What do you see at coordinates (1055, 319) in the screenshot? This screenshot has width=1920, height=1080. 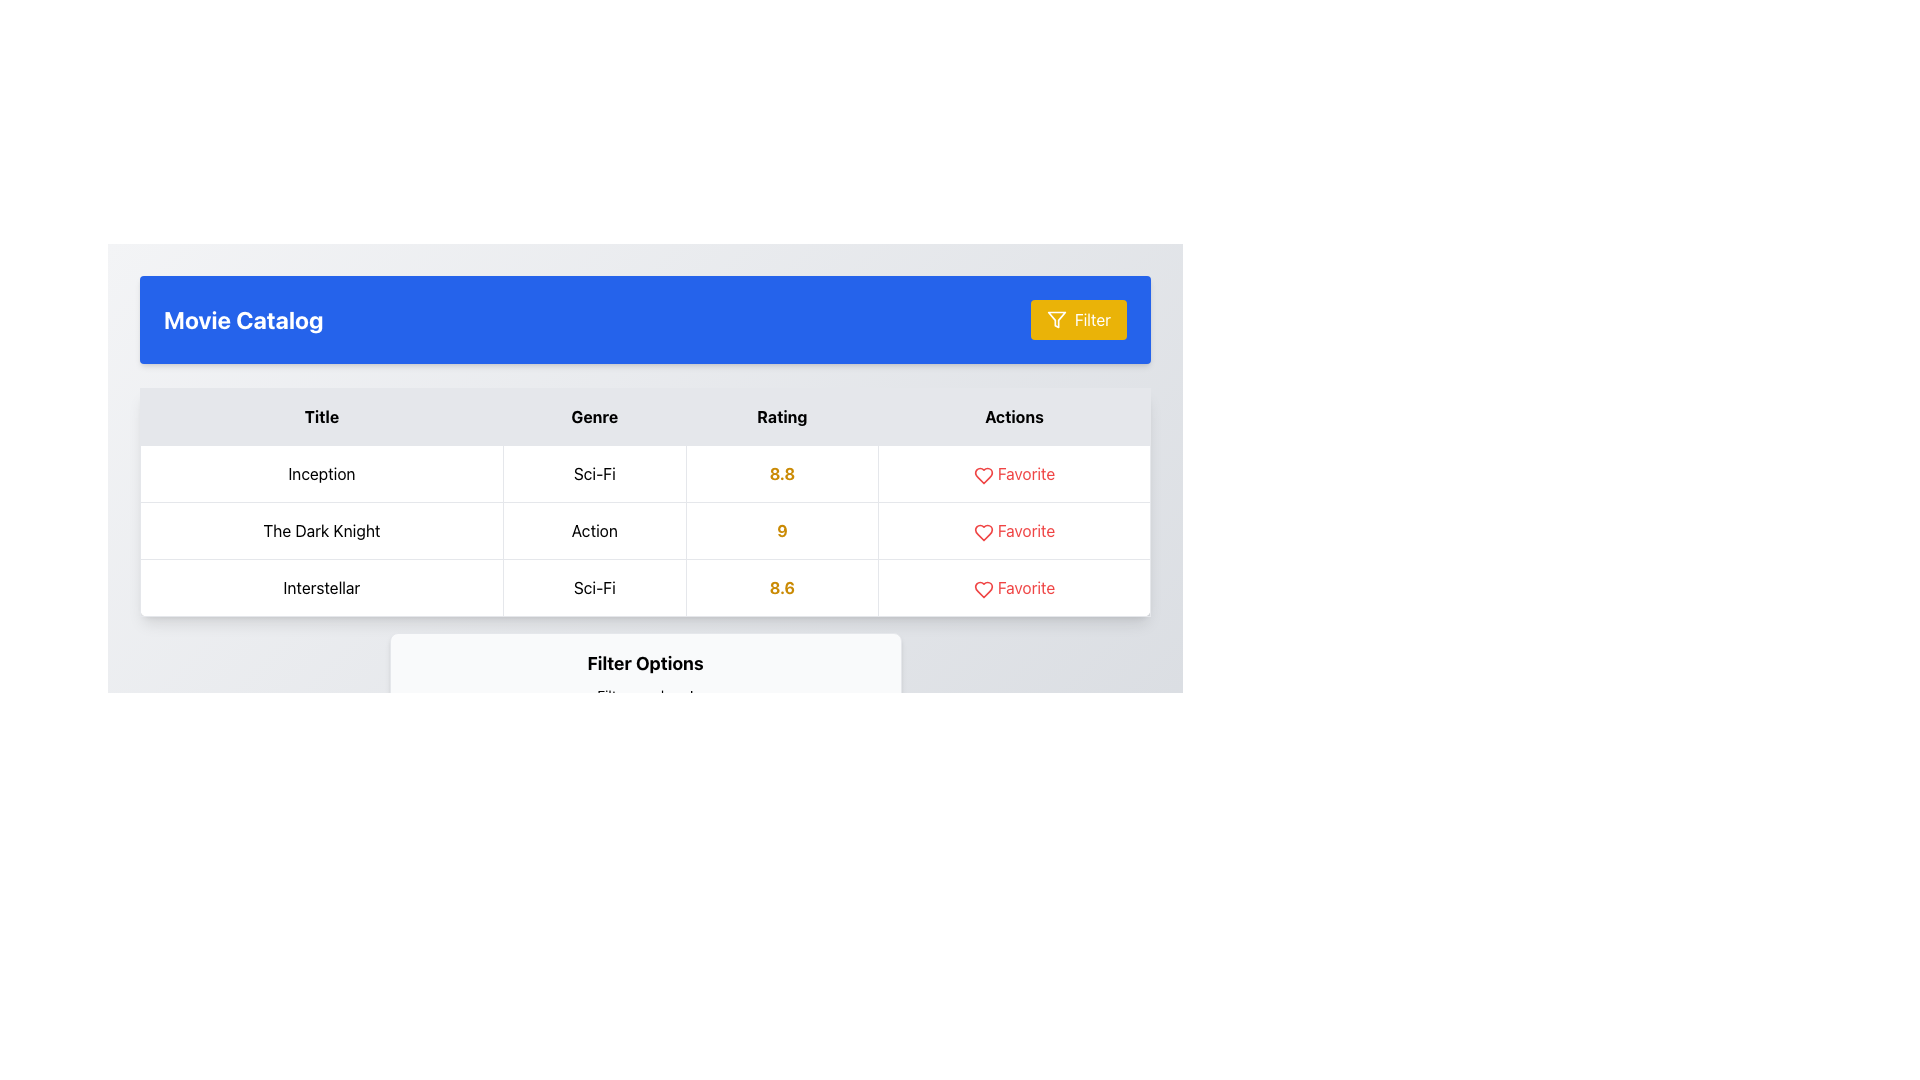 I see `the funnel icon on the 'Filter' button located at the top-right corner of the interface` at bounding box center [1055, 319].